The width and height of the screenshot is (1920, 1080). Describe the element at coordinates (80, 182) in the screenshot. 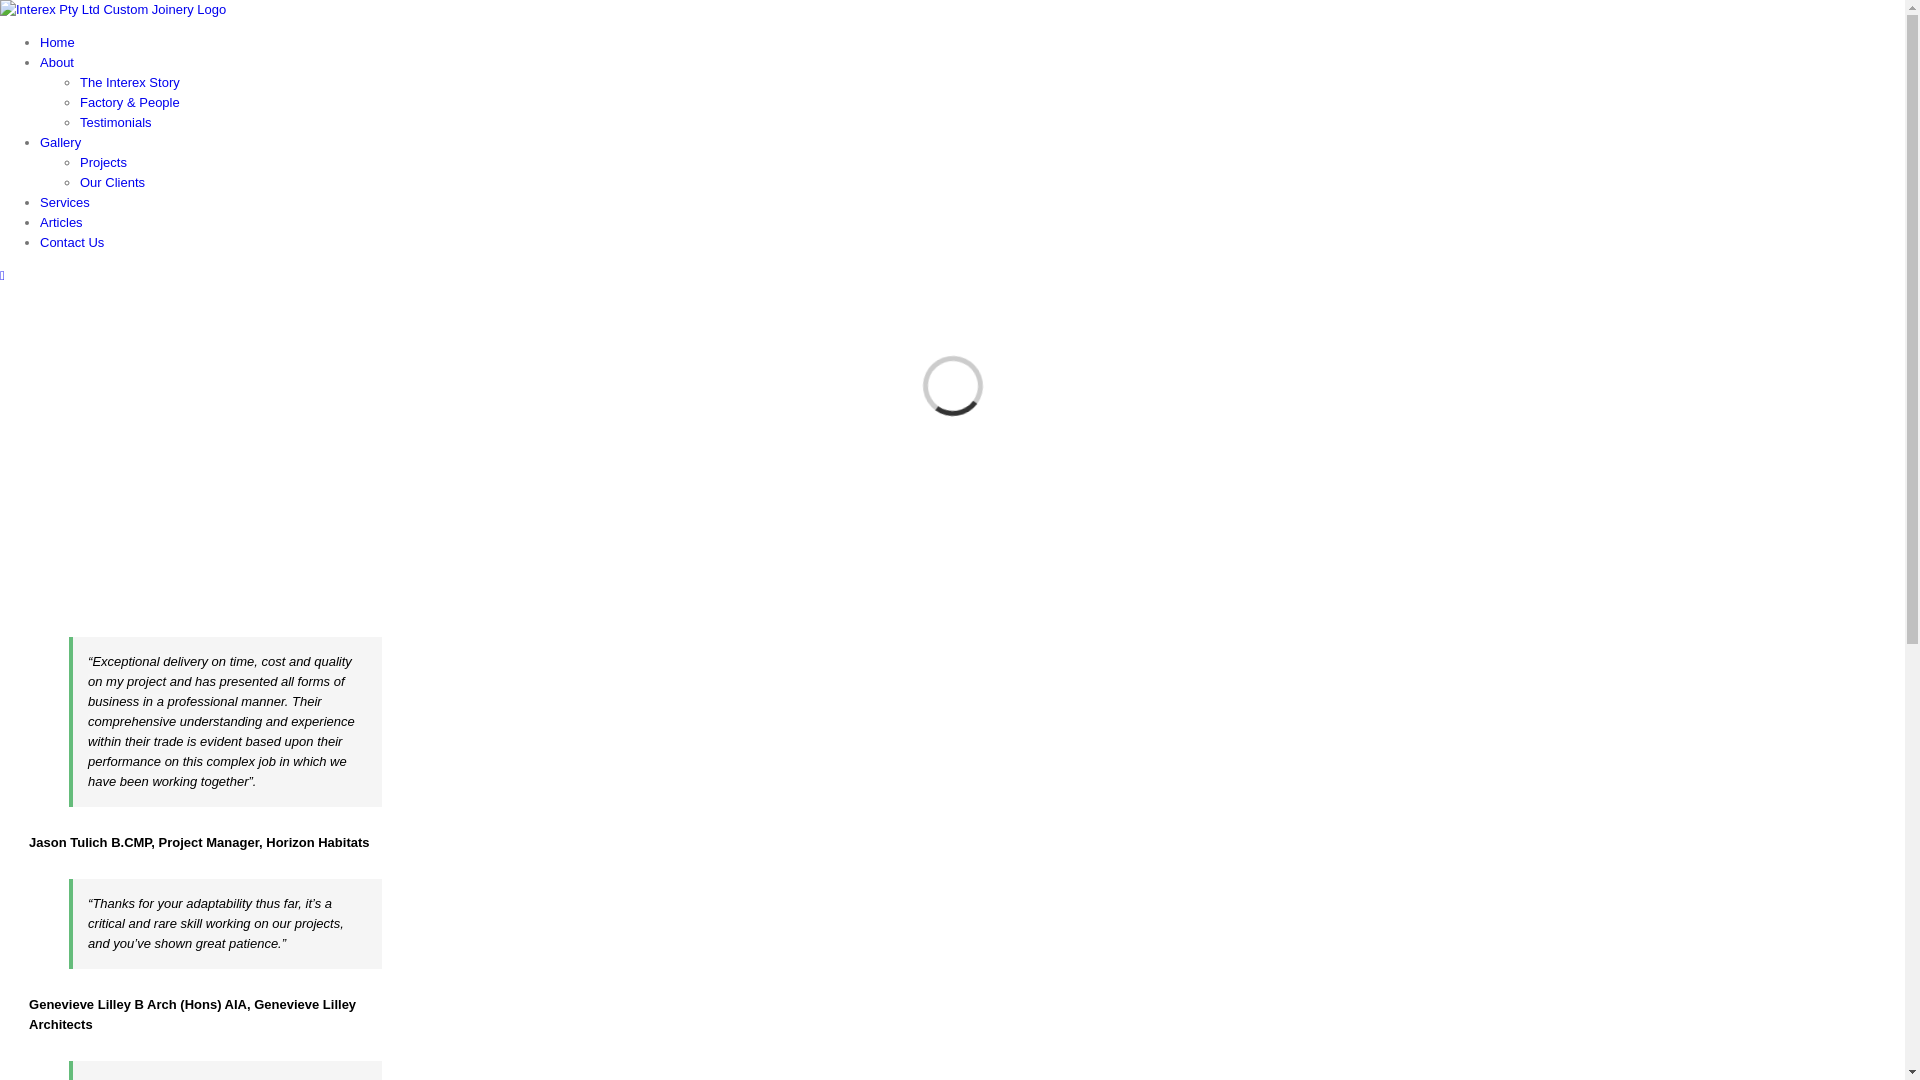

I see `'Our Clients'` at that location.